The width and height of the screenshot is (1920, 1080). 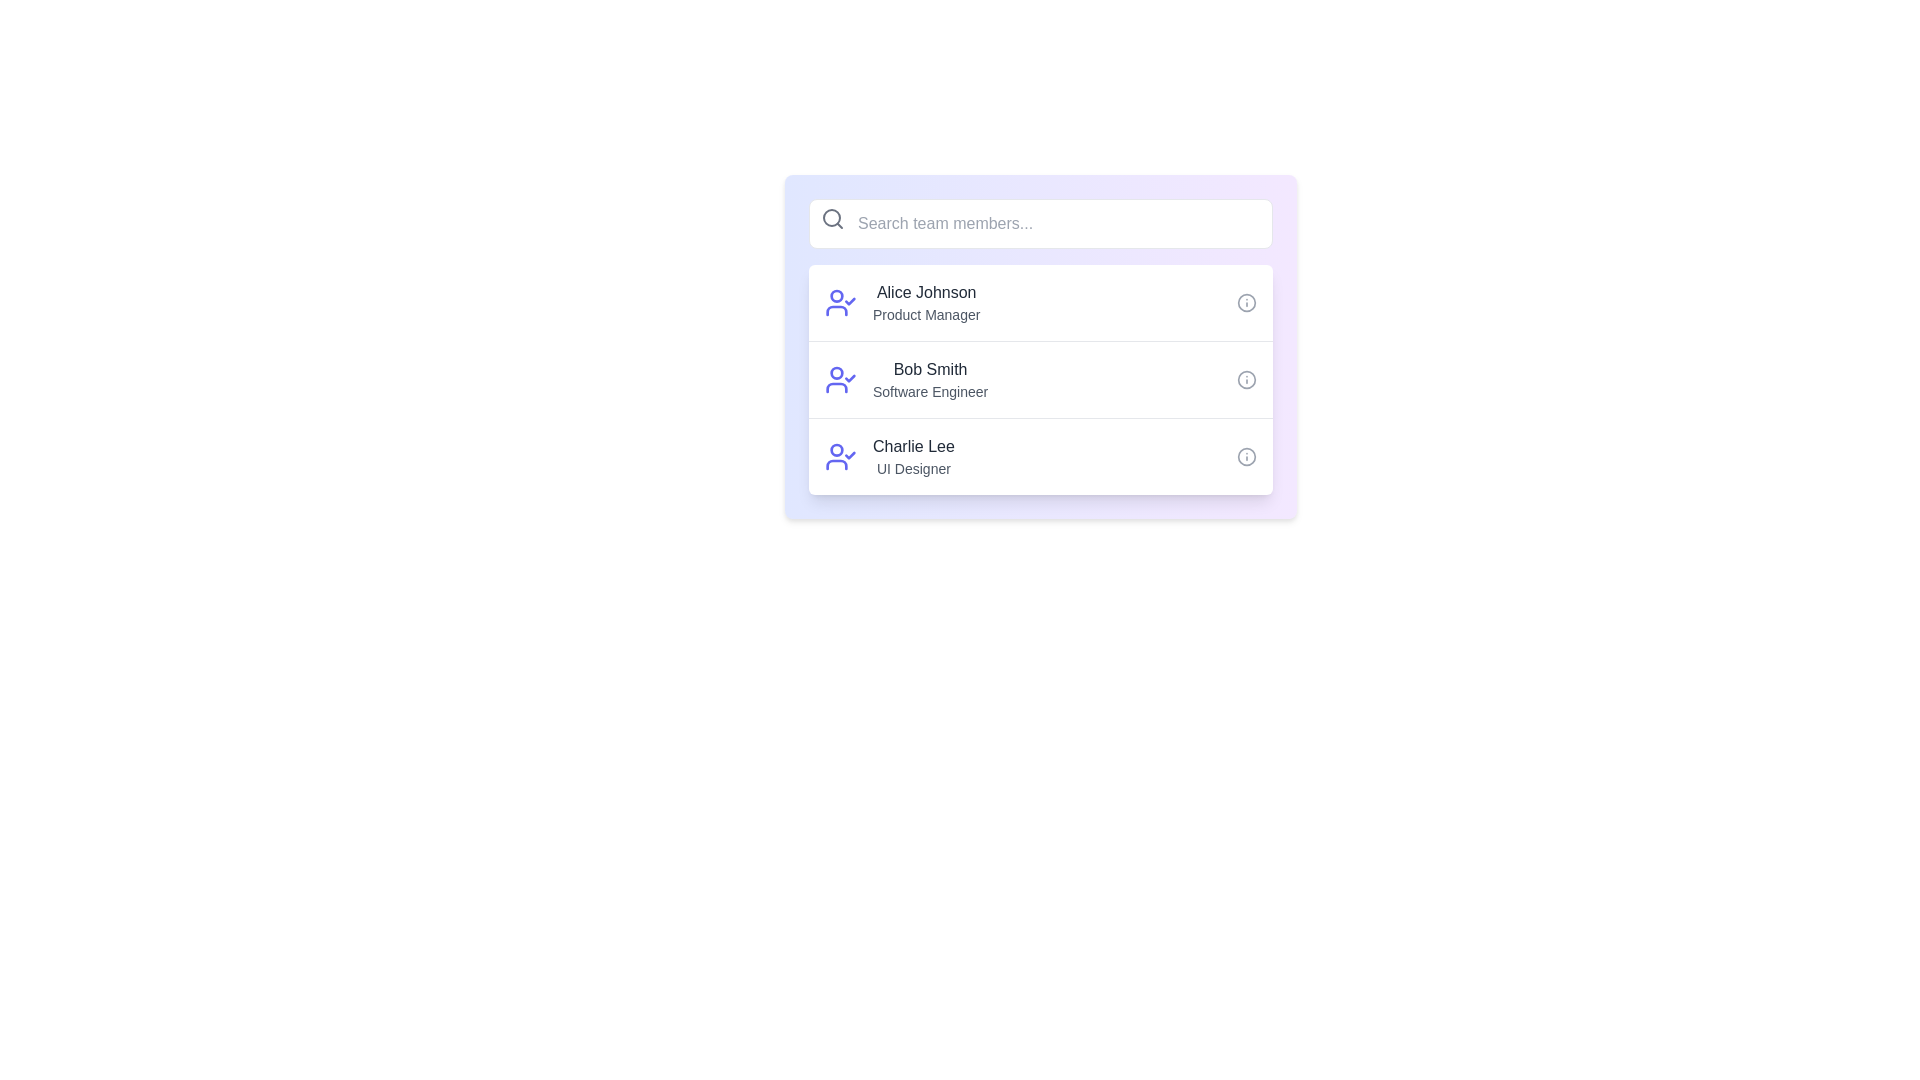 I want to click on the first SVG icon that indicates the user's confirmed status, which is located before the text 'Bob Smith' and 'Software Engineer.', so click(x=840, y=380).